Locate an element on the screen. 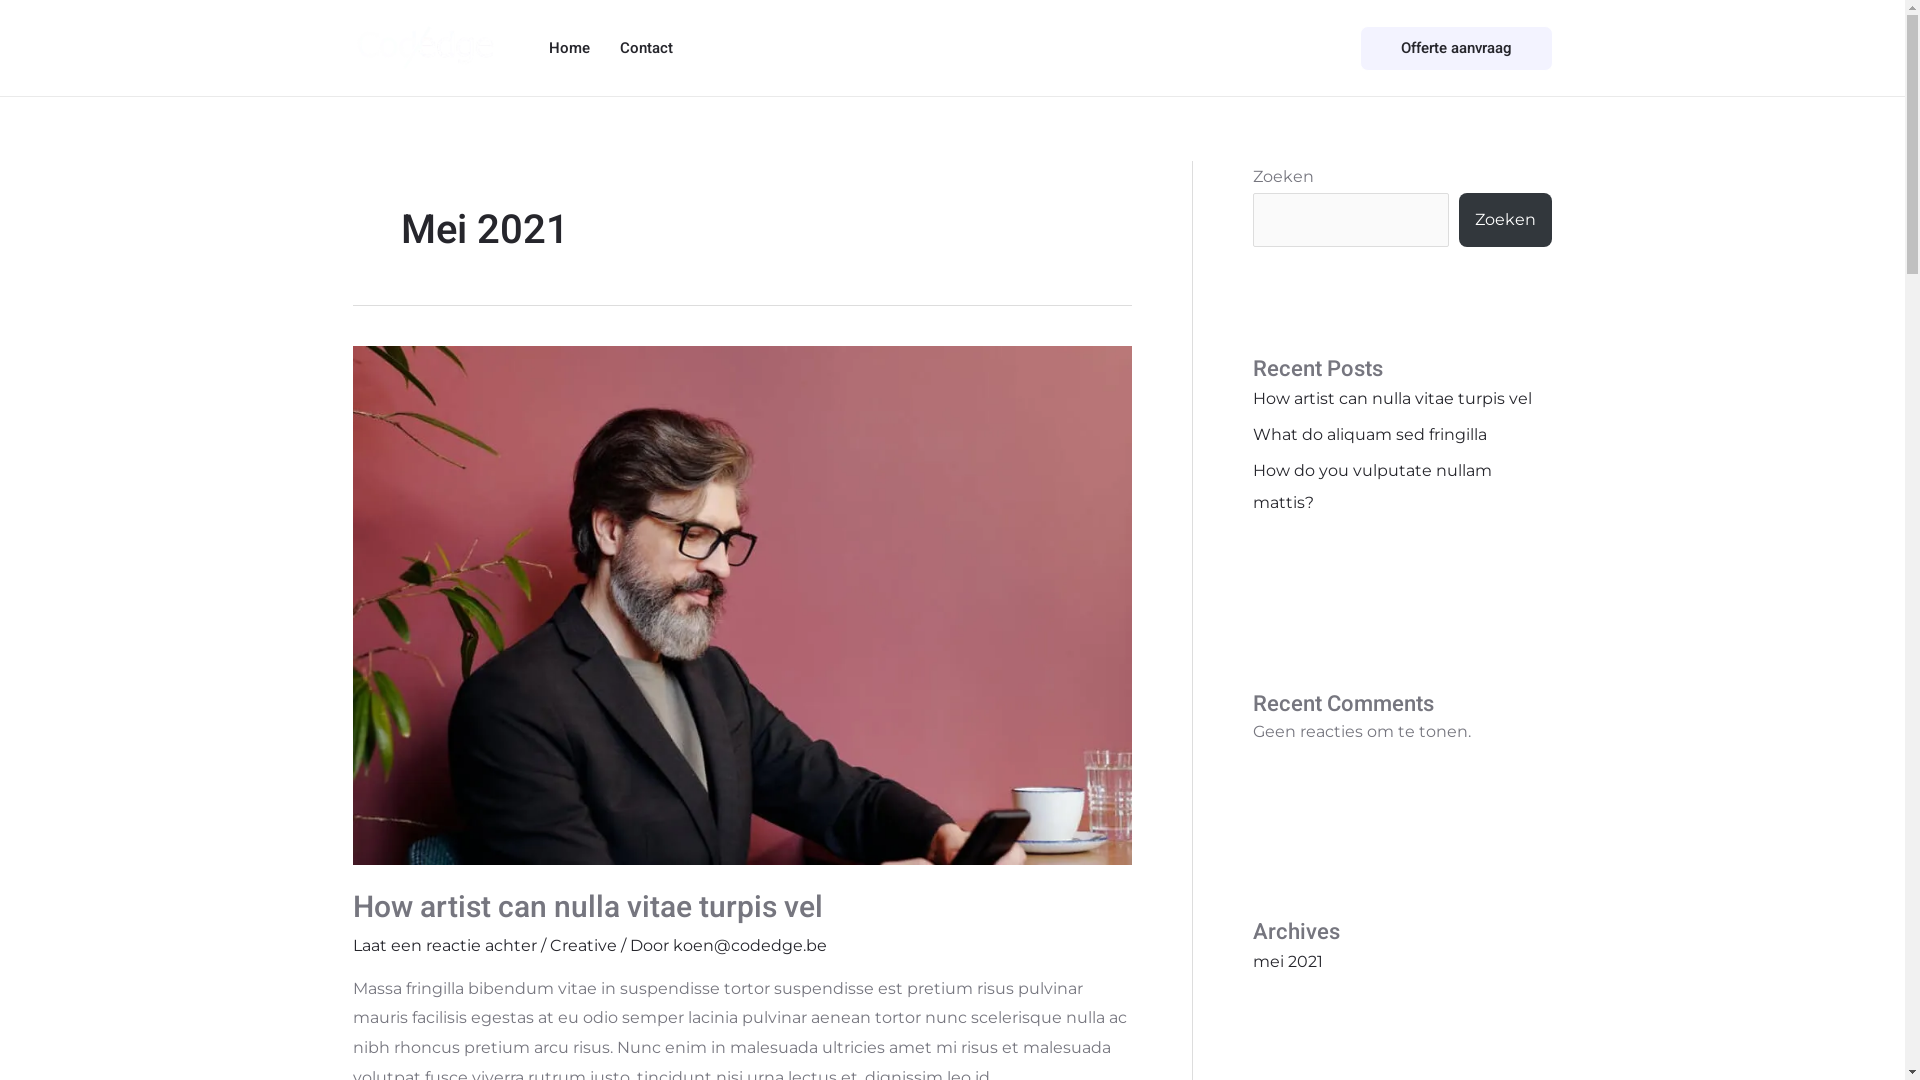 This screenshot has height=1080, width=1920. 'Offerte aanvraag' is located at coordinates (1456, 47).